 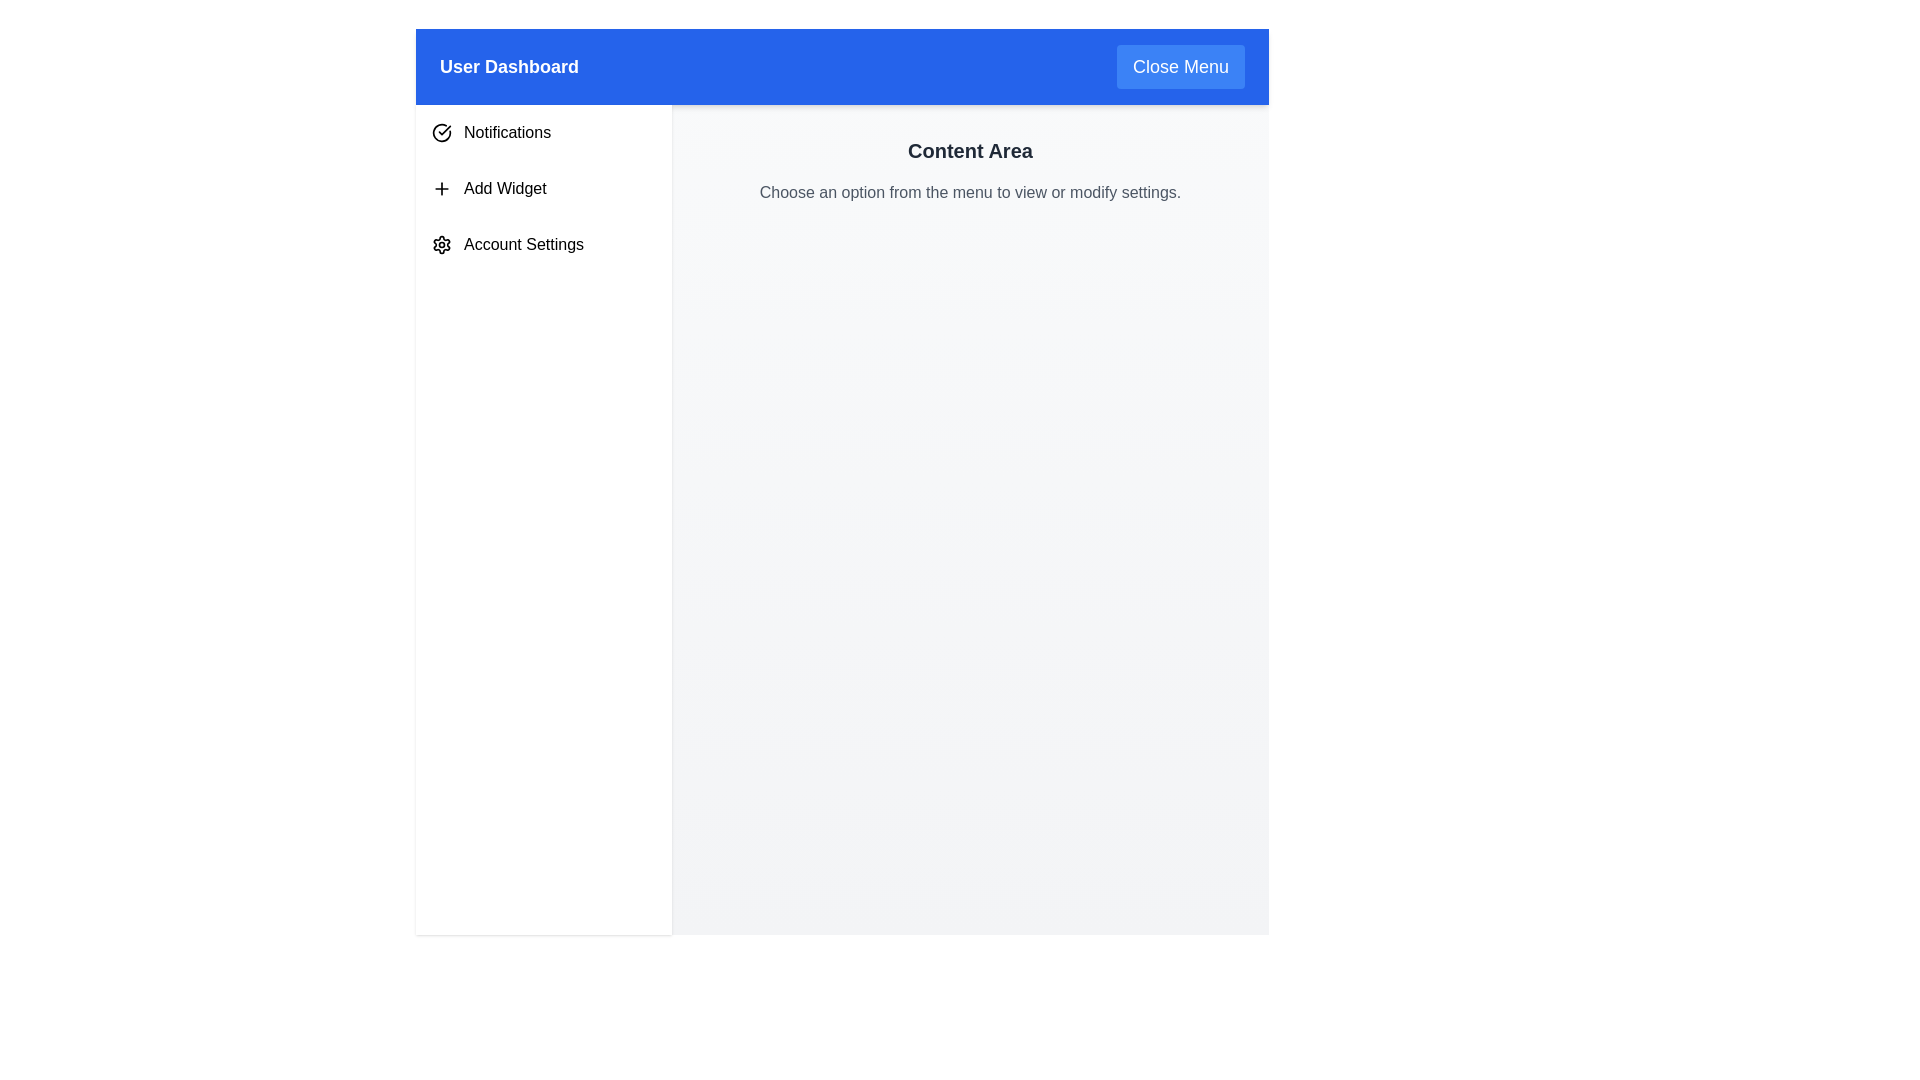 I want to click on the 'Account Settings' menu item, which features a gear icon and is the third item in the sidebar menu list, so click(x=543, y=244).